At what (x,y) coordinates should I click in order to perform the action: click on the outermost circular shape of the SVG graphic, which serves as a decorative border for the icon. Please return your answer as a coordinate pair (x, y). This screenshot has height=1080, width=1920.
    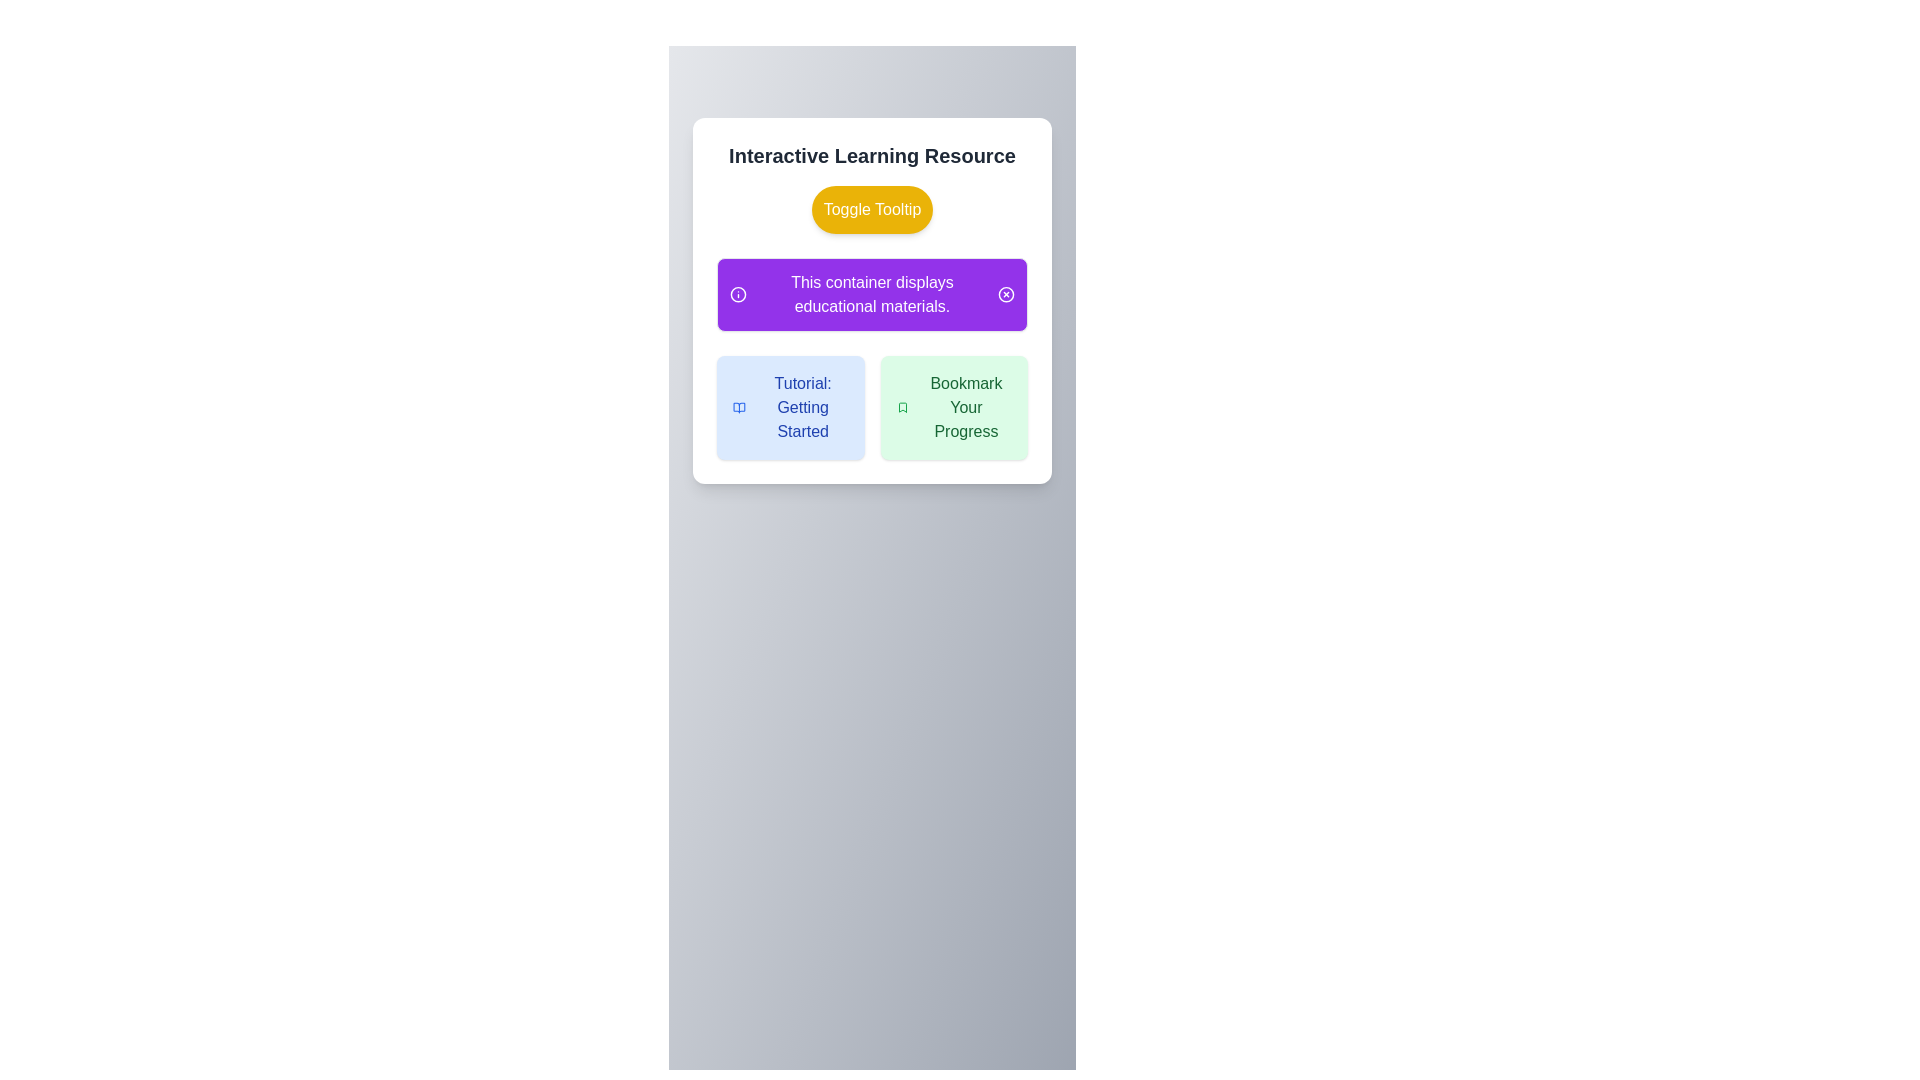
    Looking at the image, I should click on (737, 294).